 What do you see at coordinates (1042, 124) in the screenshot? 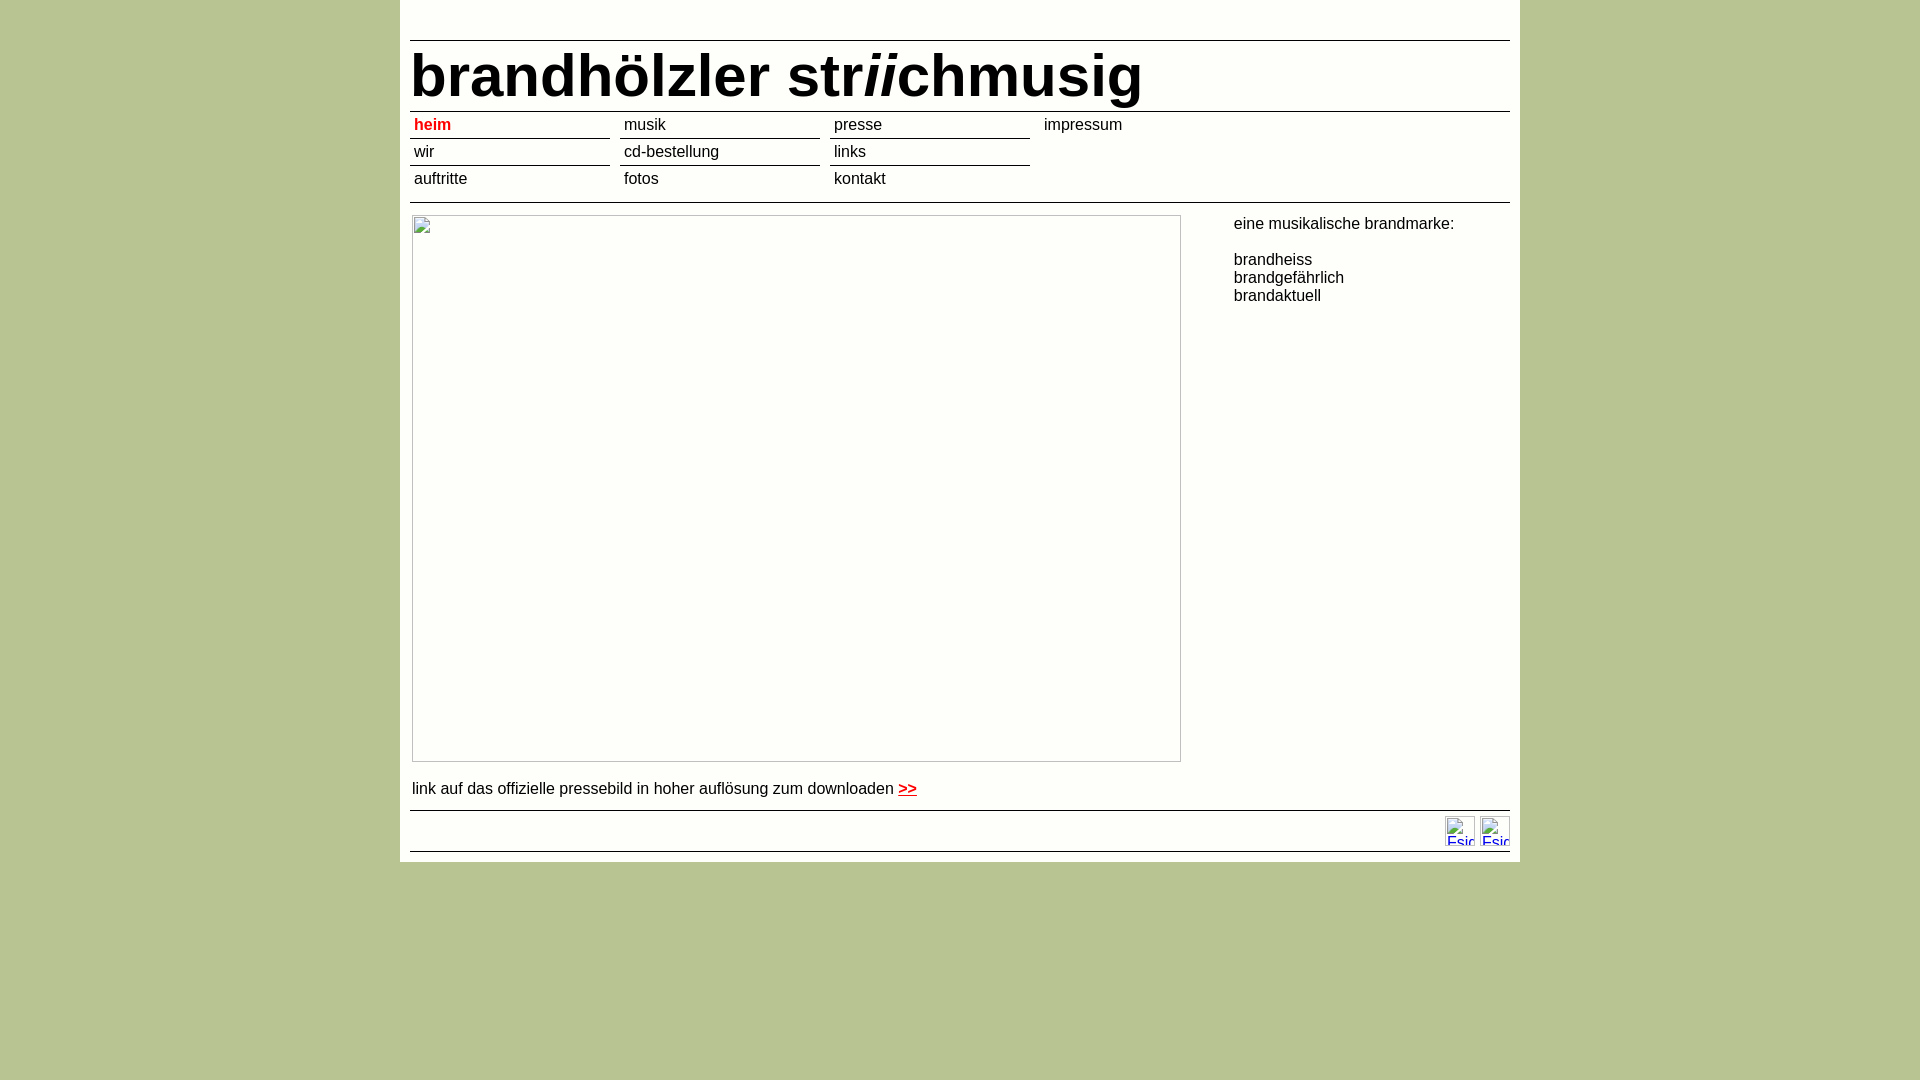
I see `'impressum'` at bounding box center [1042, 124].